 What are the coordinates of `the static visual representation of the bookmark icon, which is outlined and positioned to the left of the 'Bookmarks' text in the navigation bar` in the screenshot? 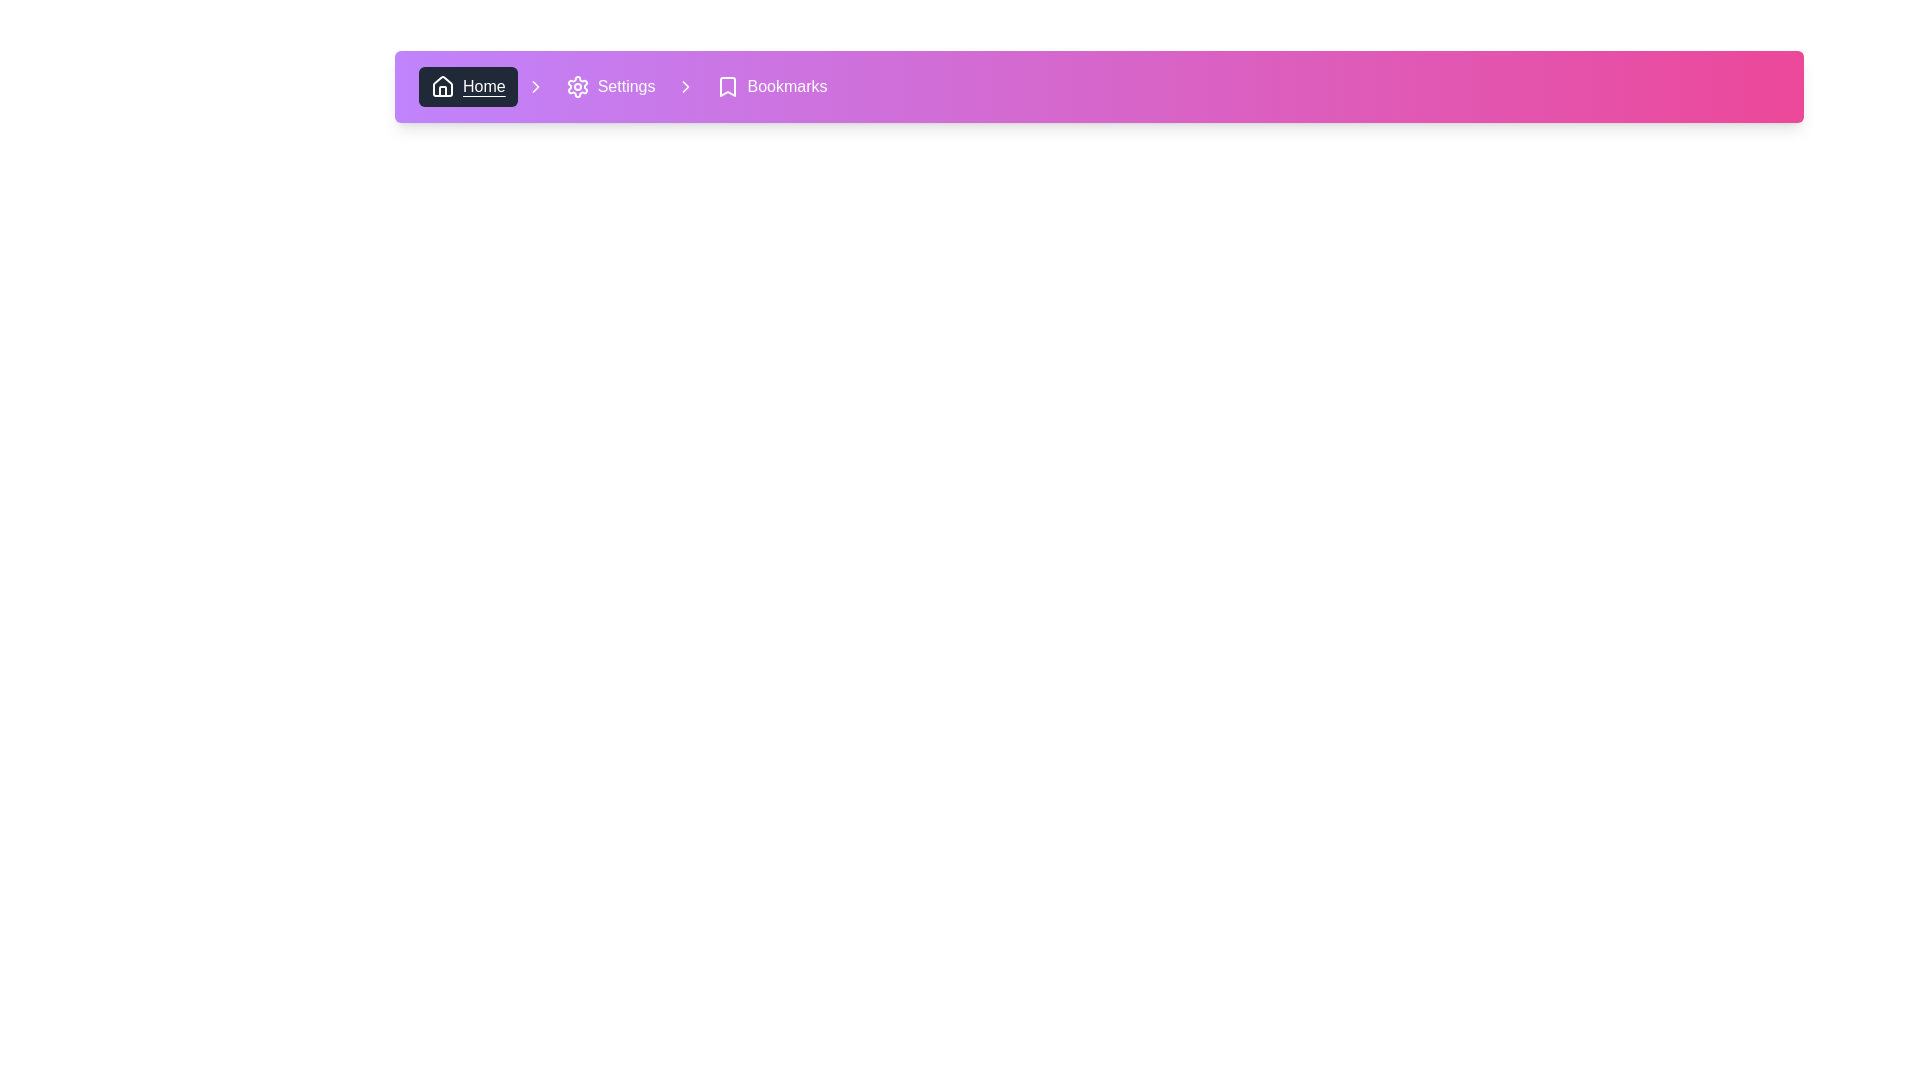 It's located at (726, 86).